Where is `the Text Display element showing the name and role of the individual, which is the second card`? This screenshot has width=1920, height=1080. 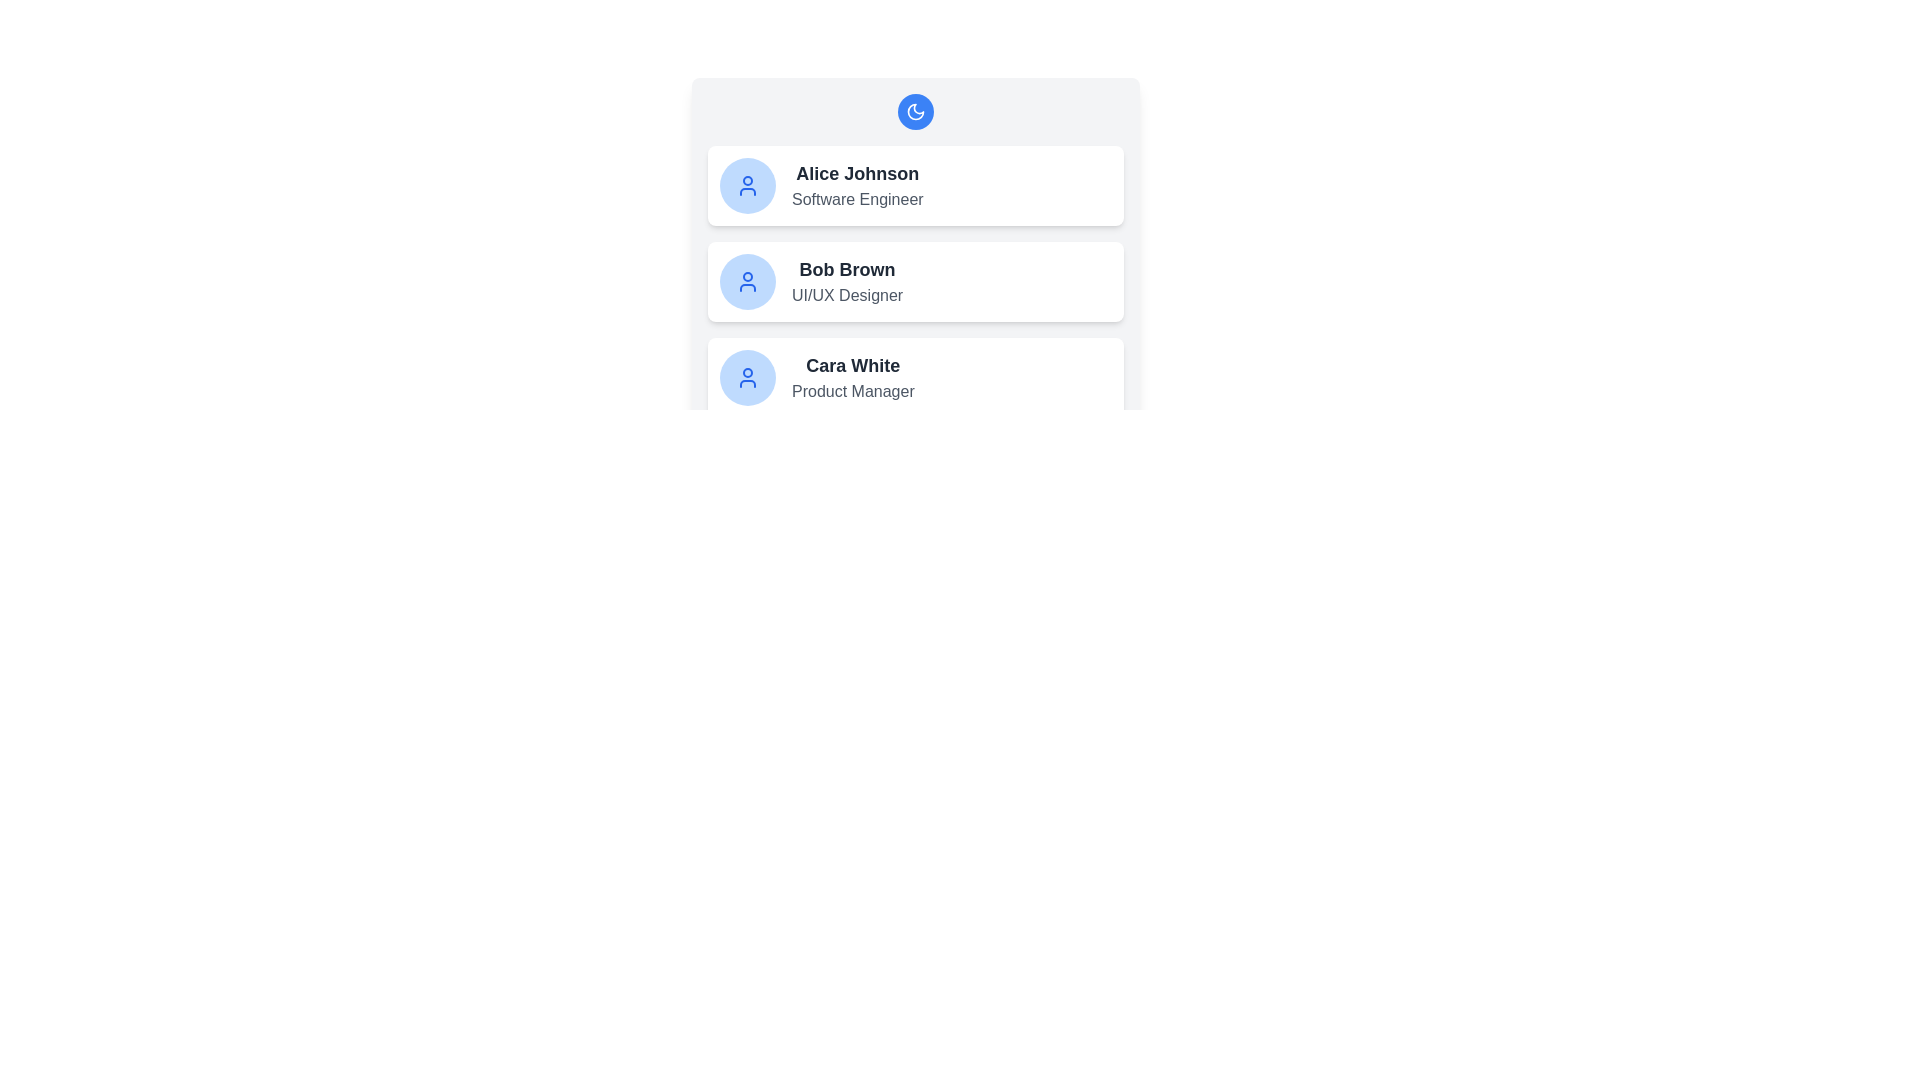 the Text Display element showing the name and role of the individual, which is the second card is located at coordinates (847, 281).